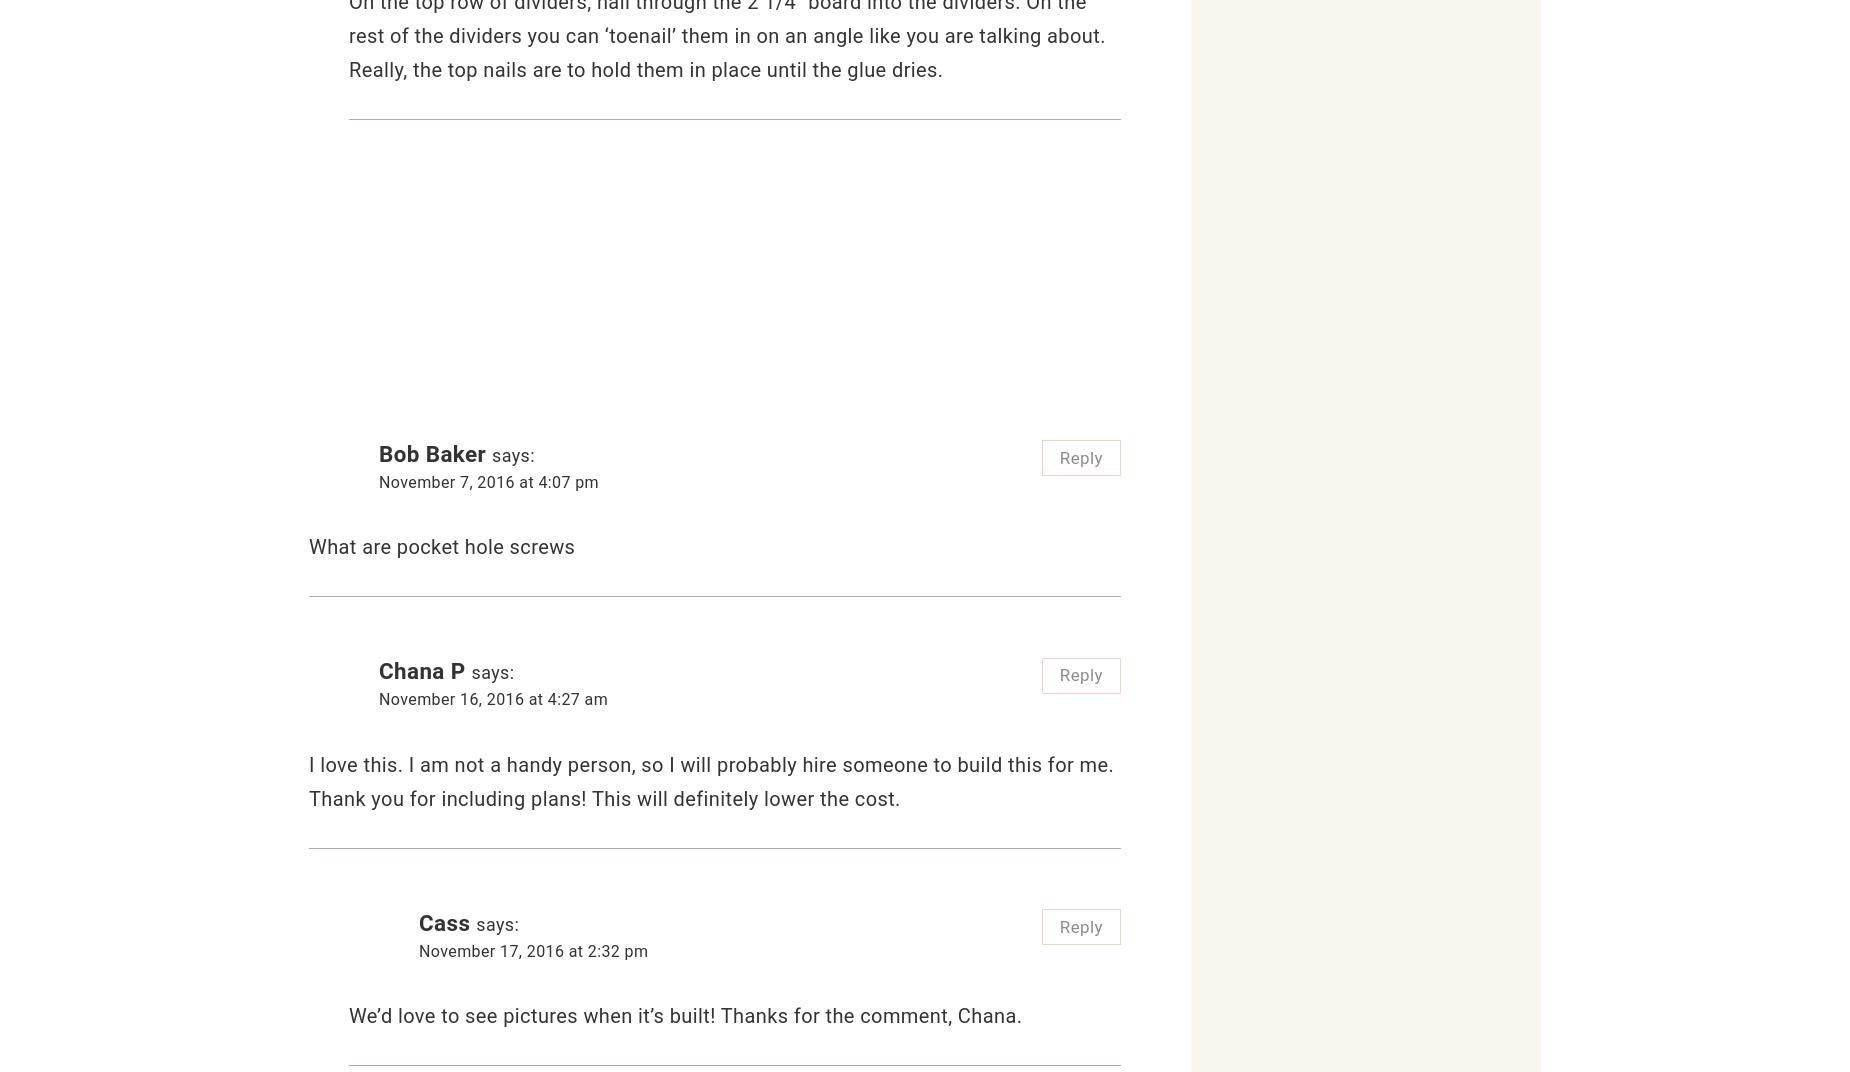  Describe the element at coordinates (431, 452) in the screenshot. I see `'Bob Baker'` at that location.